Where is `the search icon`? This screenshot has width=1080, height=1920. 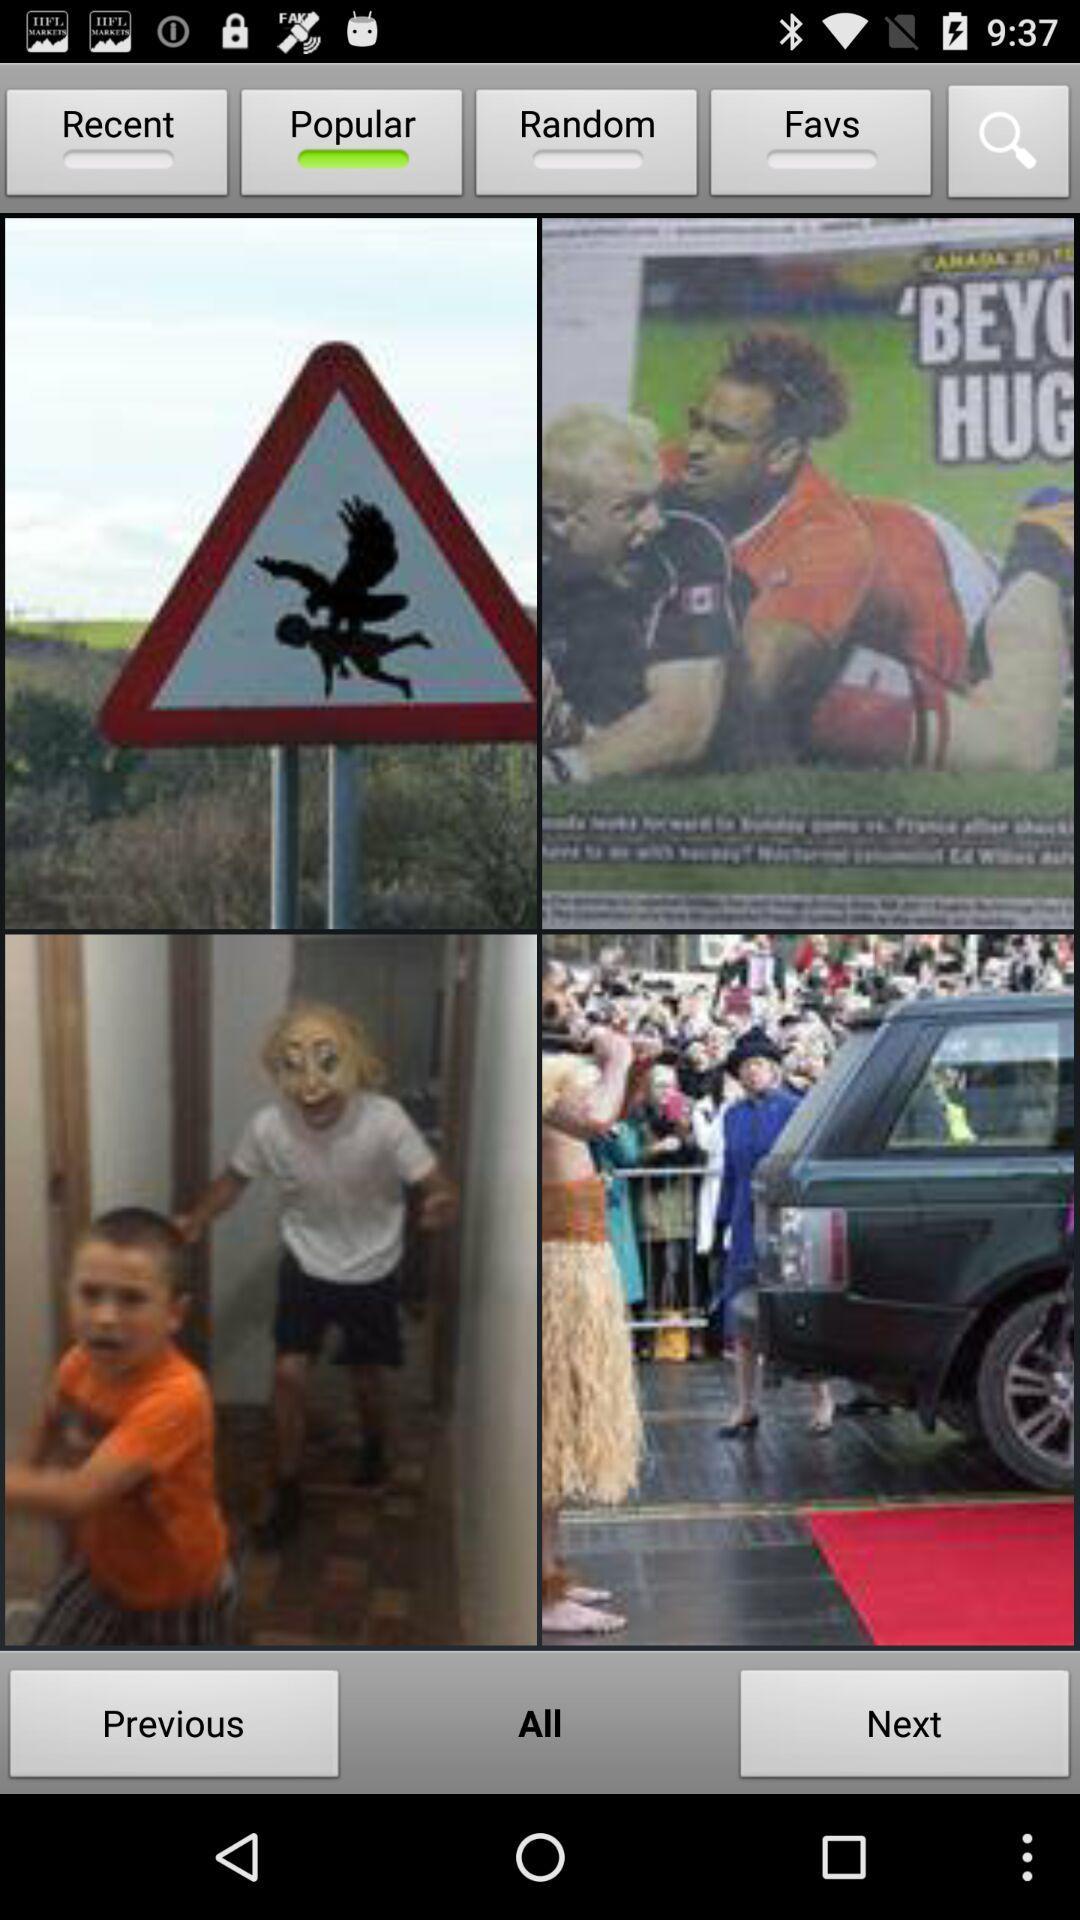 the search icon is located at coordinates (1009, 156).